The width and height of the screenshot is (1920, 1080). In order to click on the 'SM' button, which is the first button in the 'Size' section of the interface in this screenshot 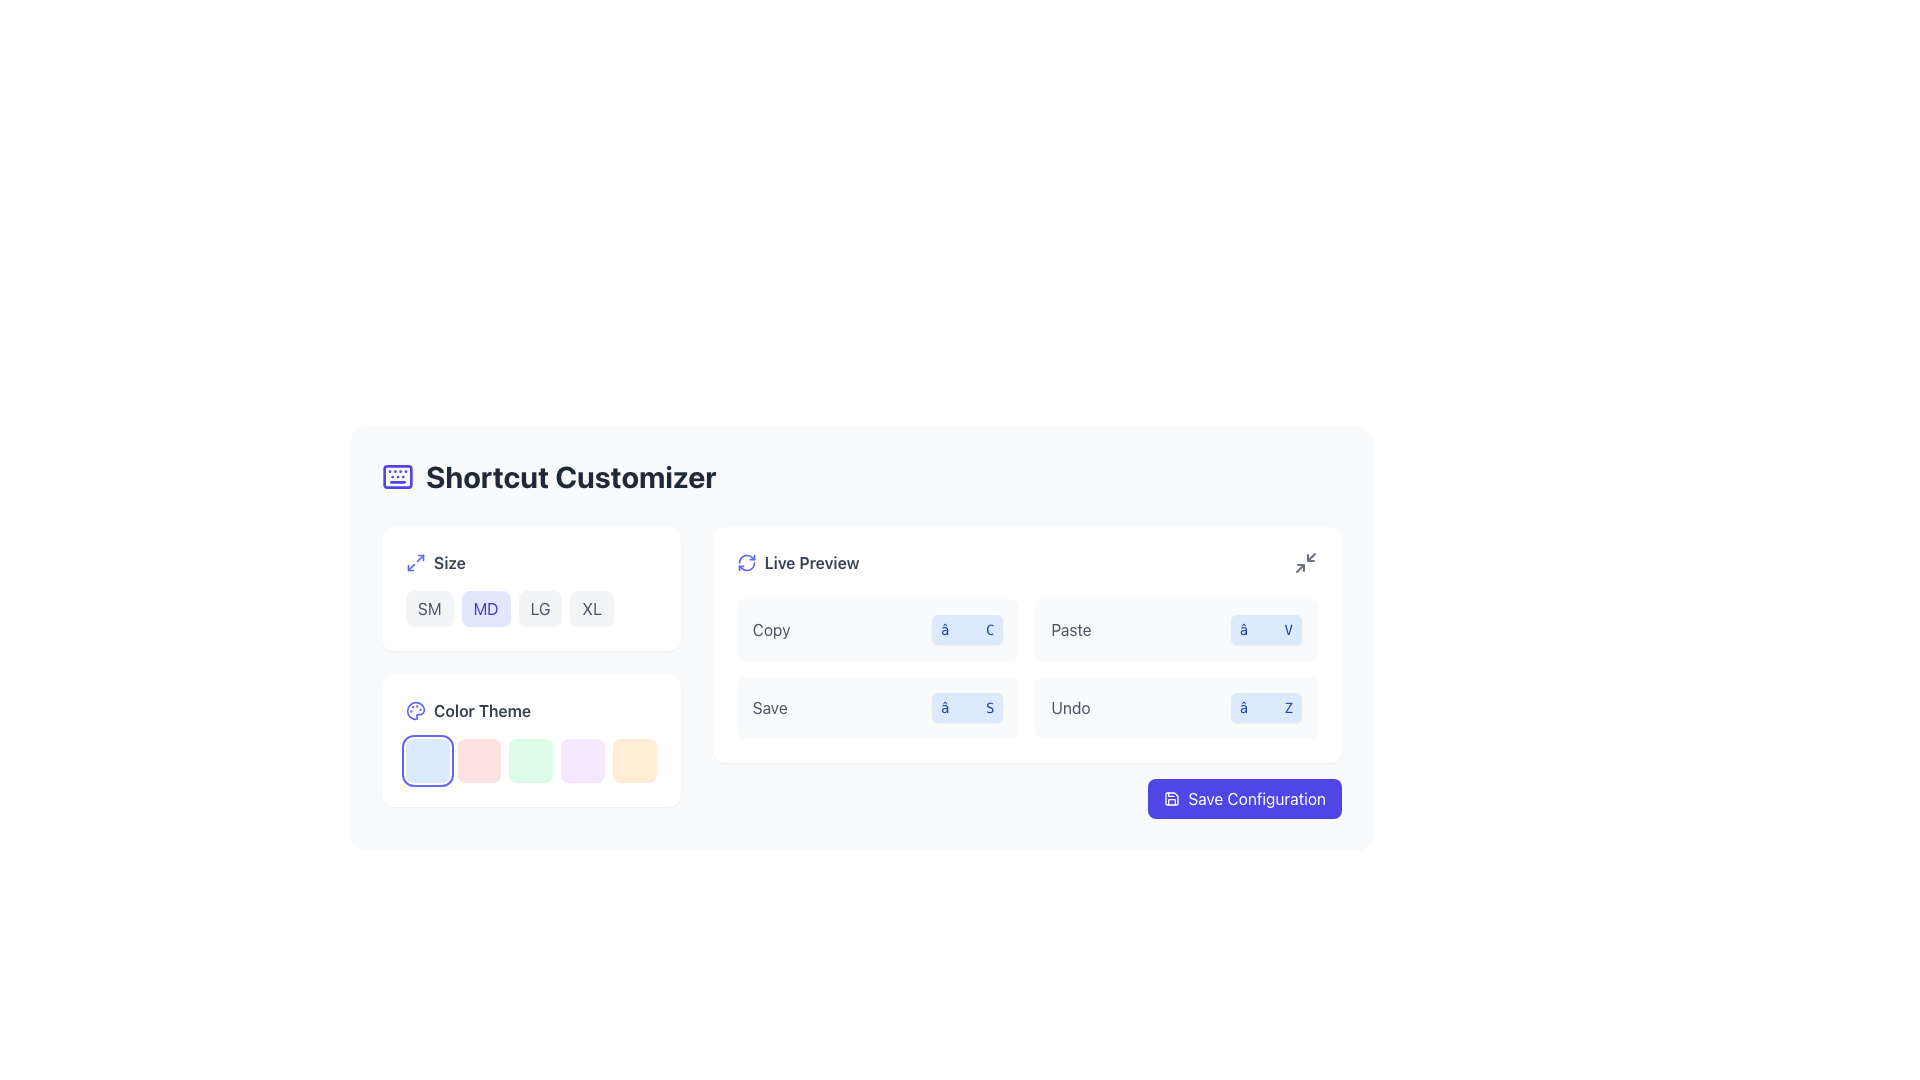, I will do `click(428, 608)`.